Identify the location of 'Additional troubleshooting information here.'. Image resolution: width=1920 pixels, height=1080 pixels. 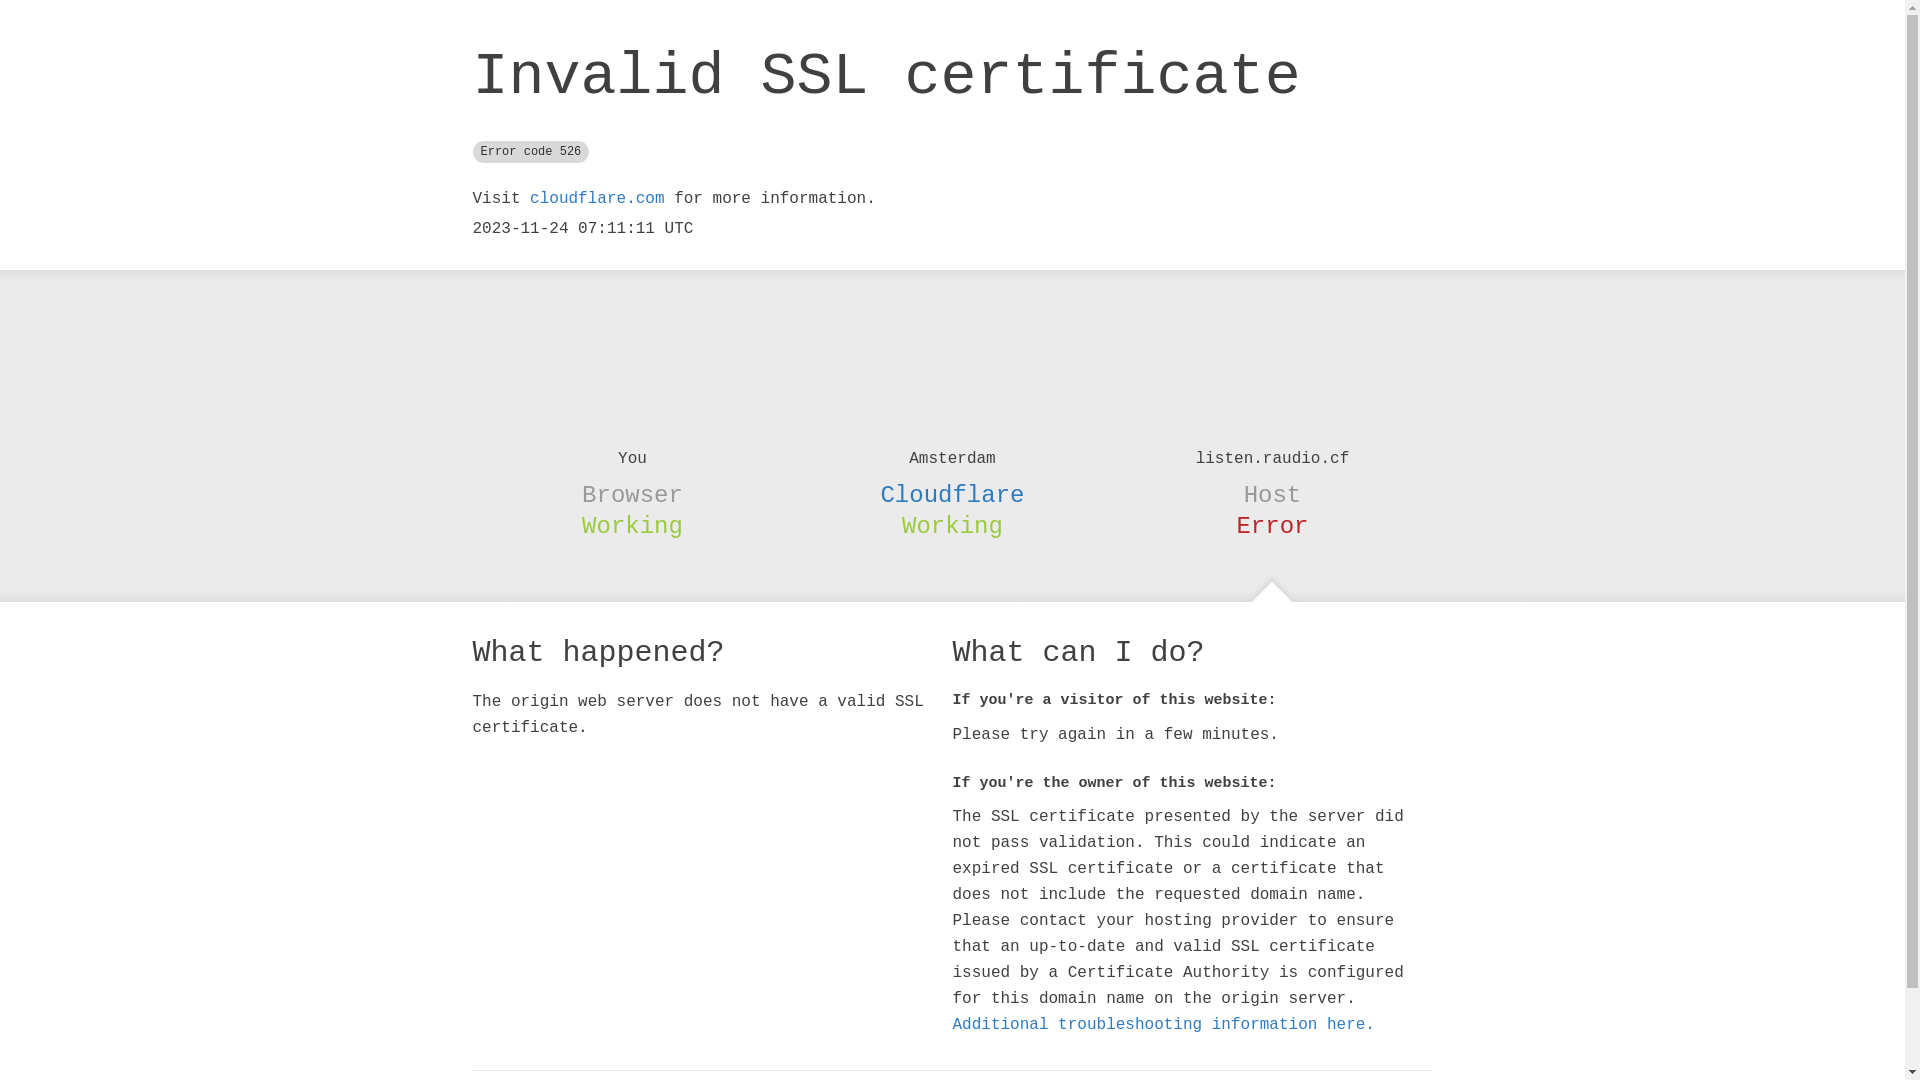
(1162, 1025).